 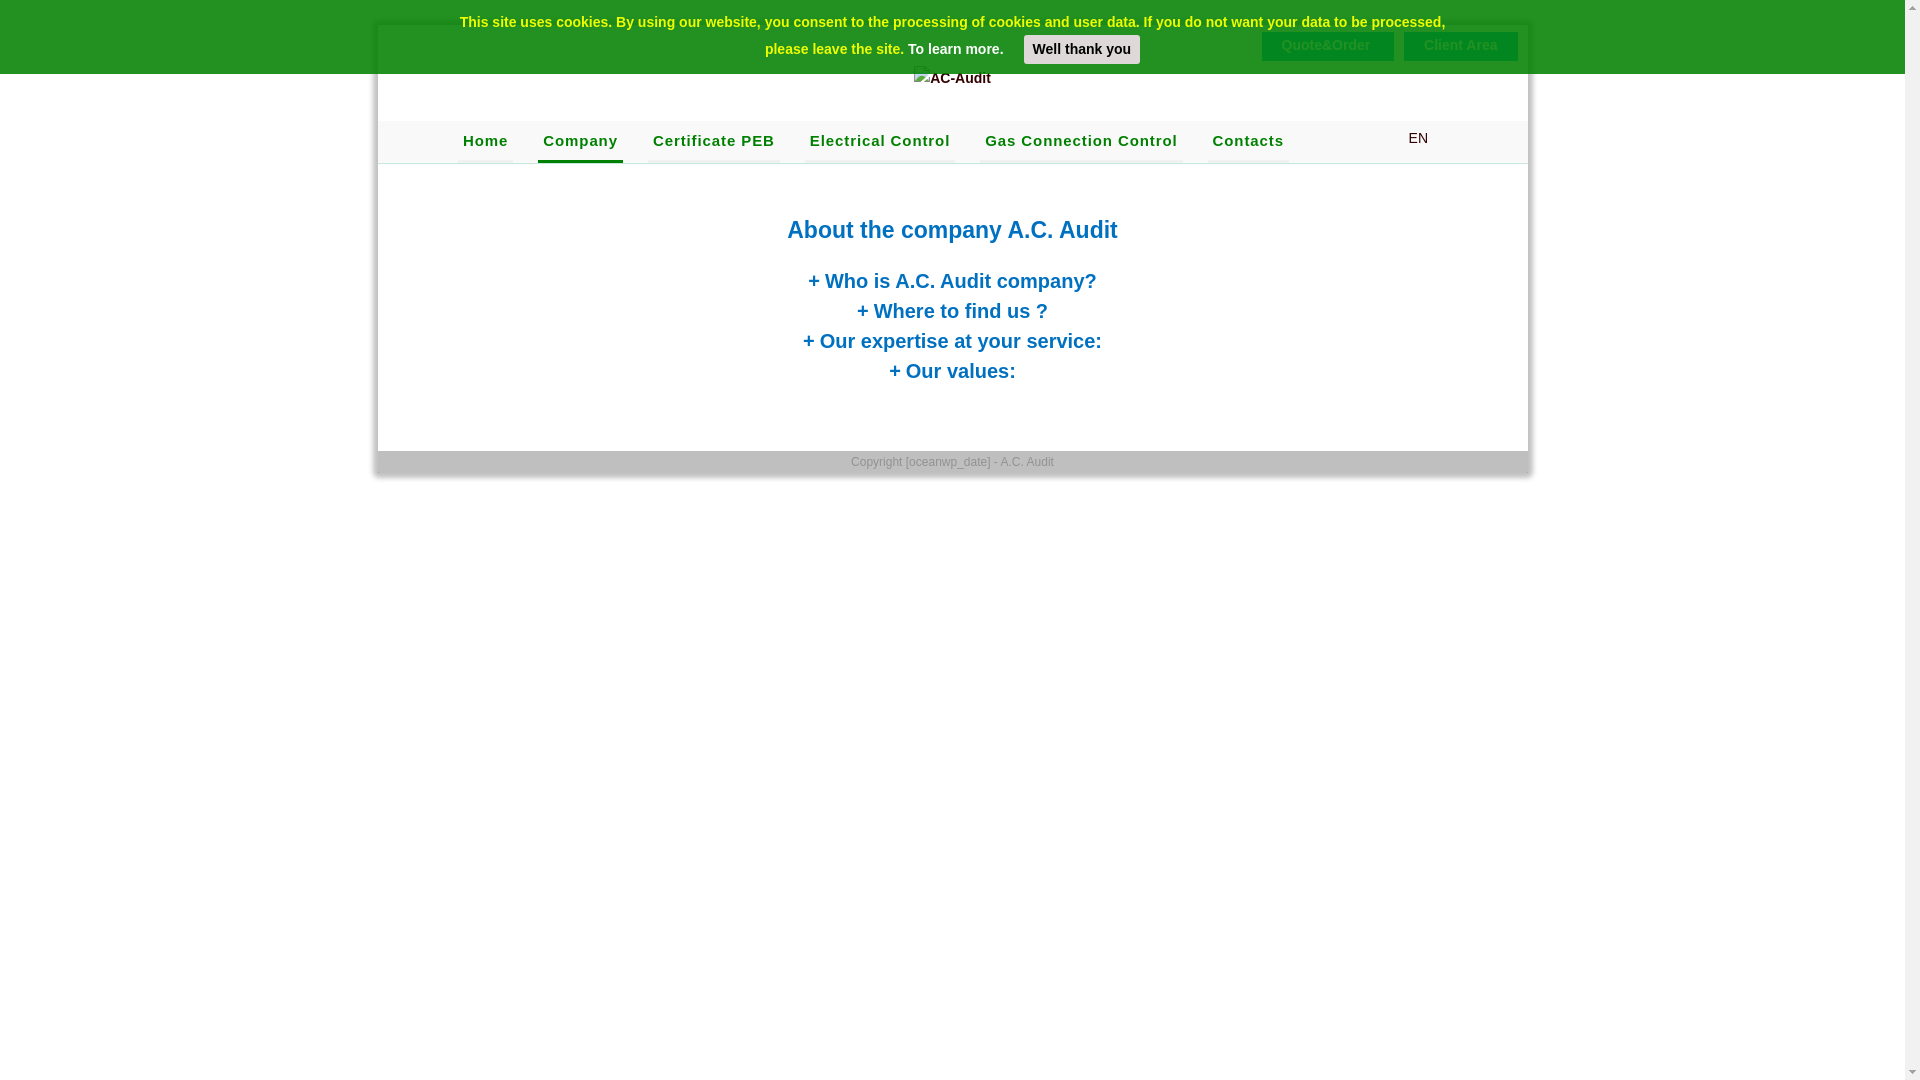 I want to click on 'Well thank you', so click(x=1081, y=48).